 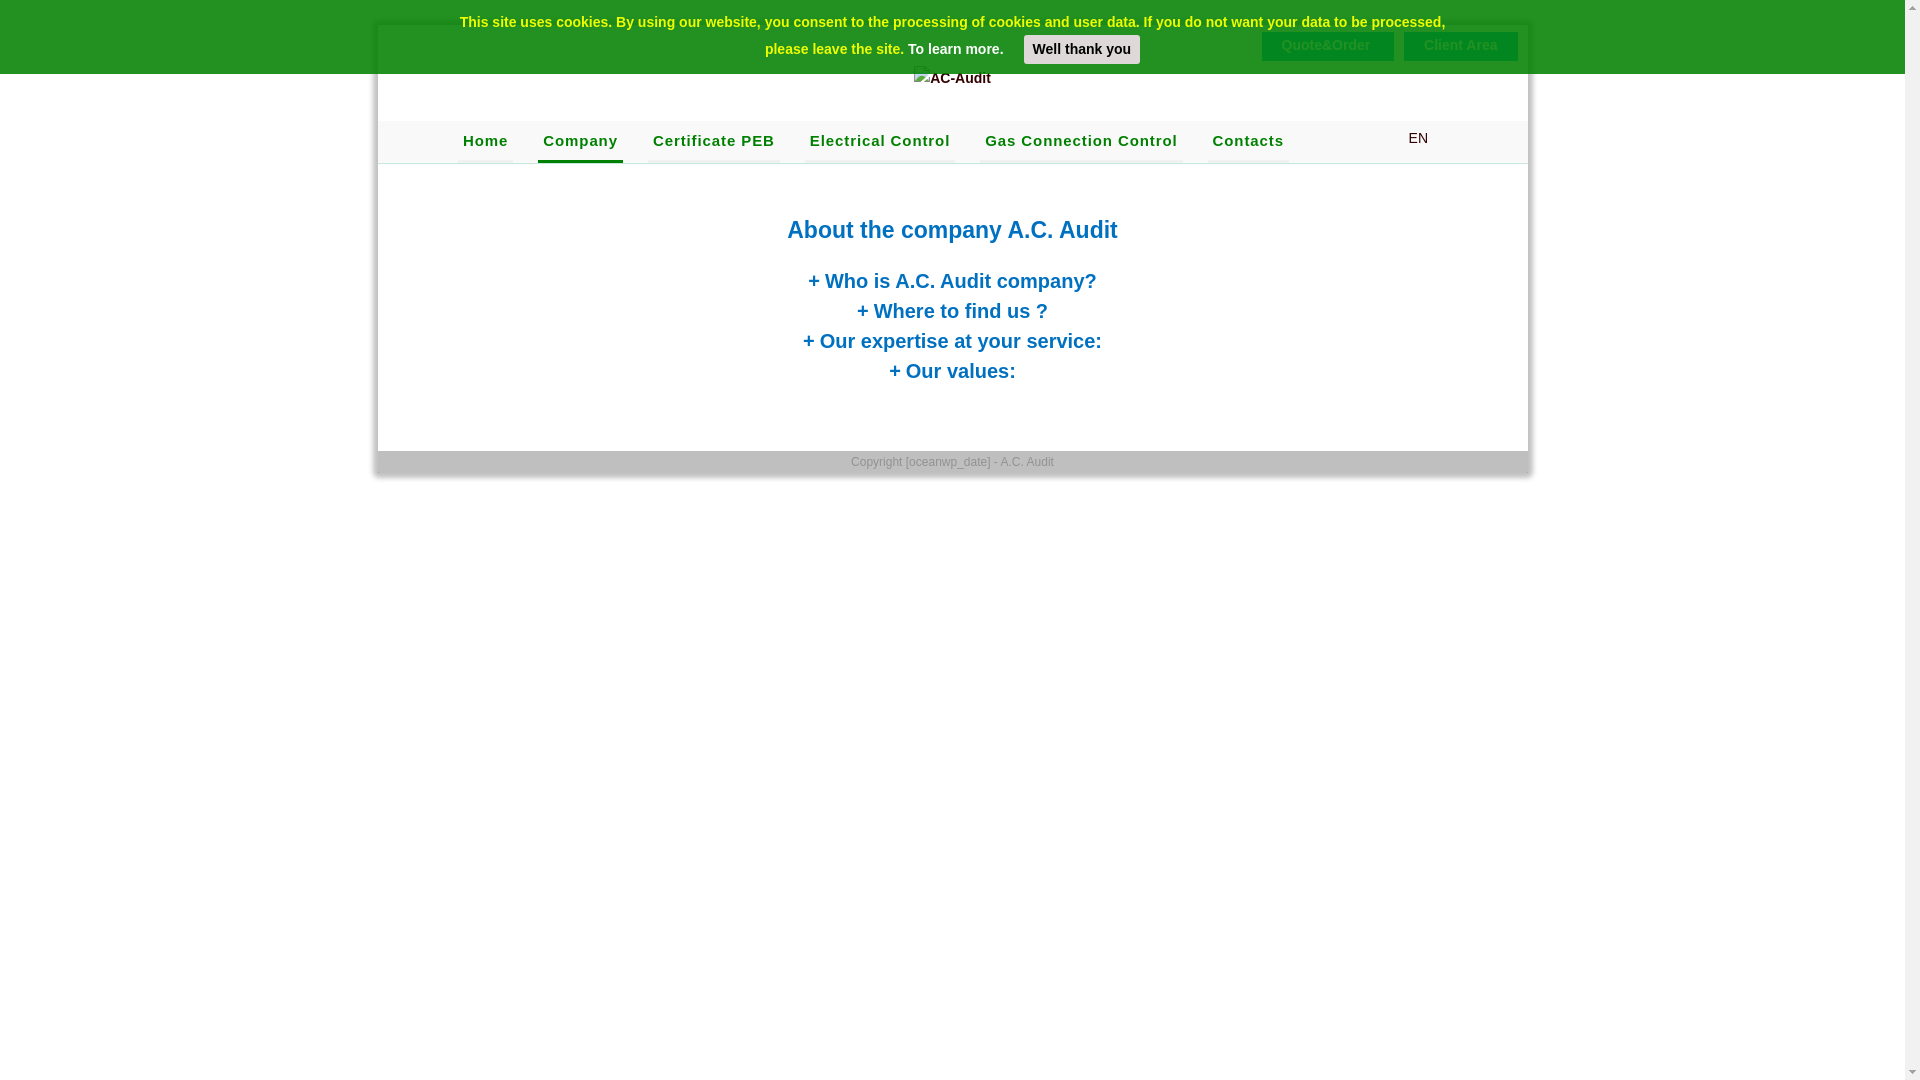 I want to click on 'Well thank you', so click(x=1081, y=48).